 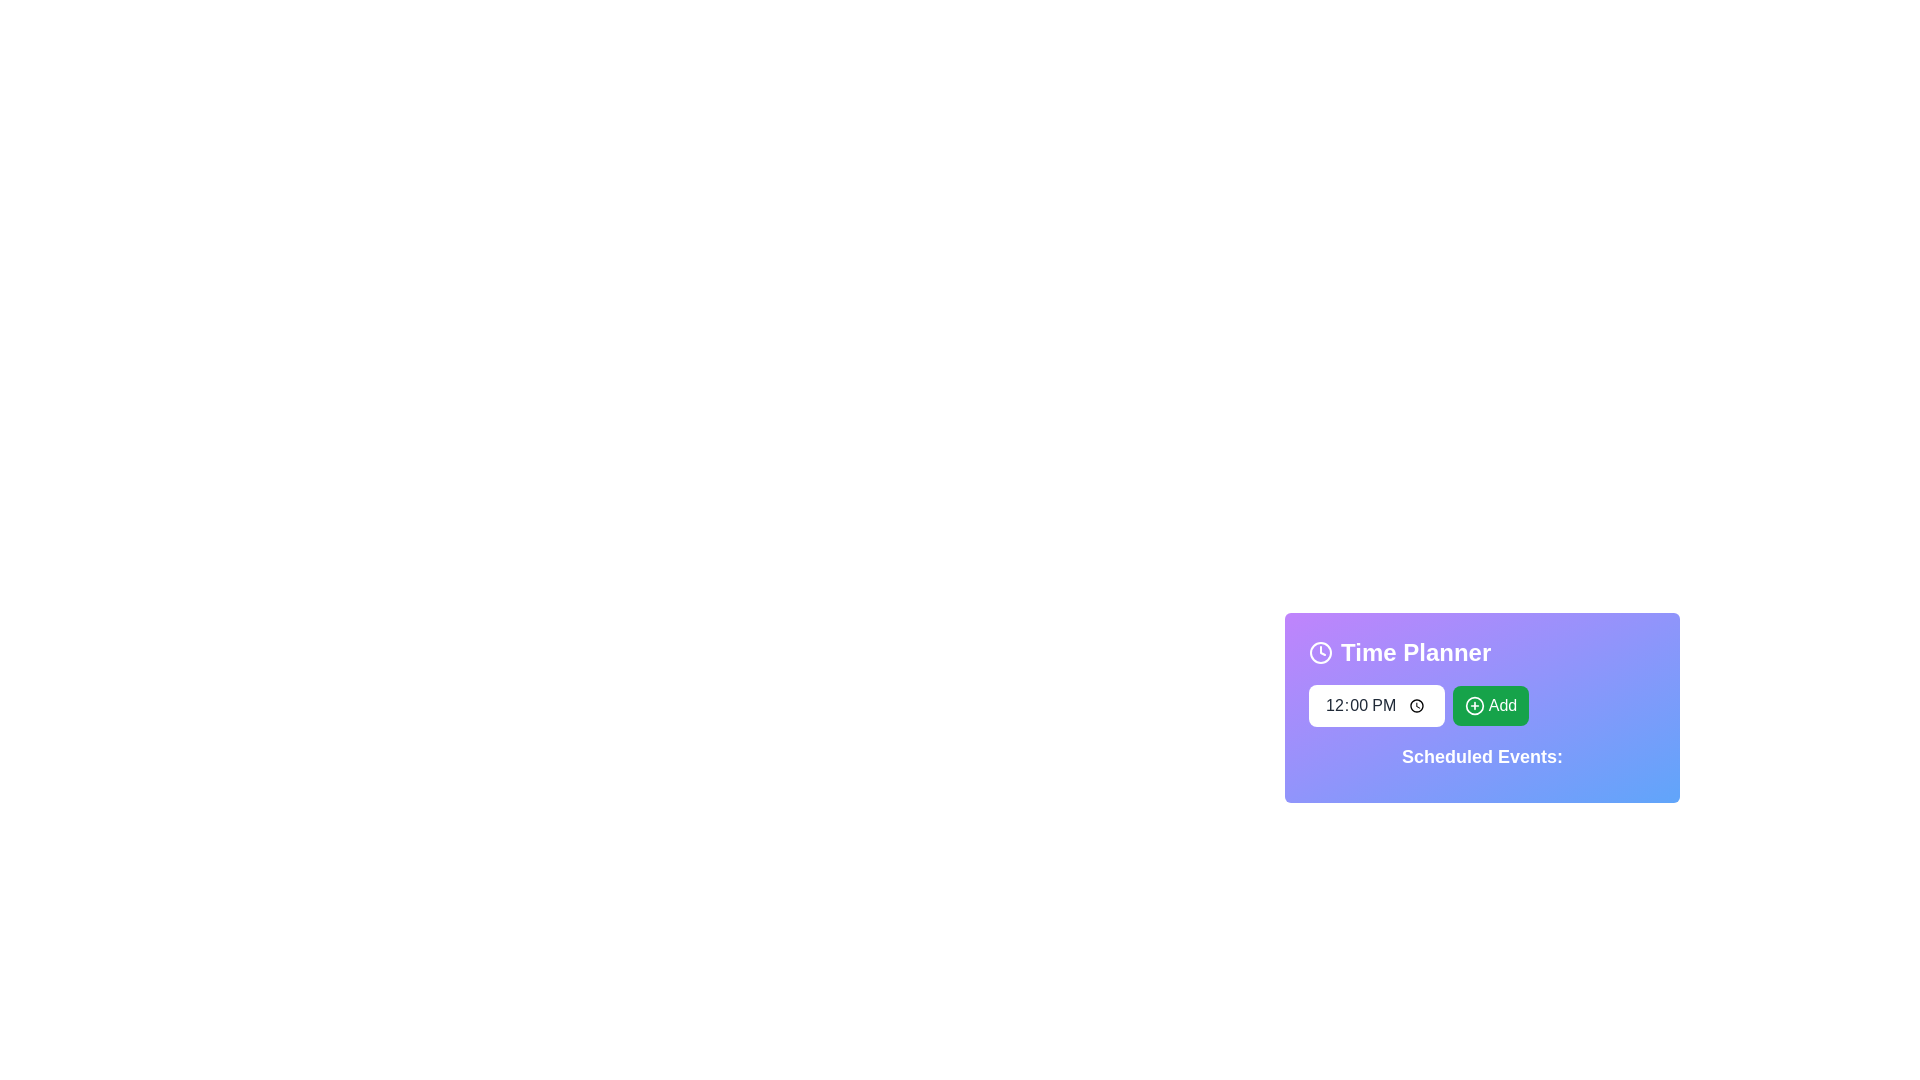 I want to click on the 'Add' button in the 'Time Planner' component, so click(x=1482, y=698).